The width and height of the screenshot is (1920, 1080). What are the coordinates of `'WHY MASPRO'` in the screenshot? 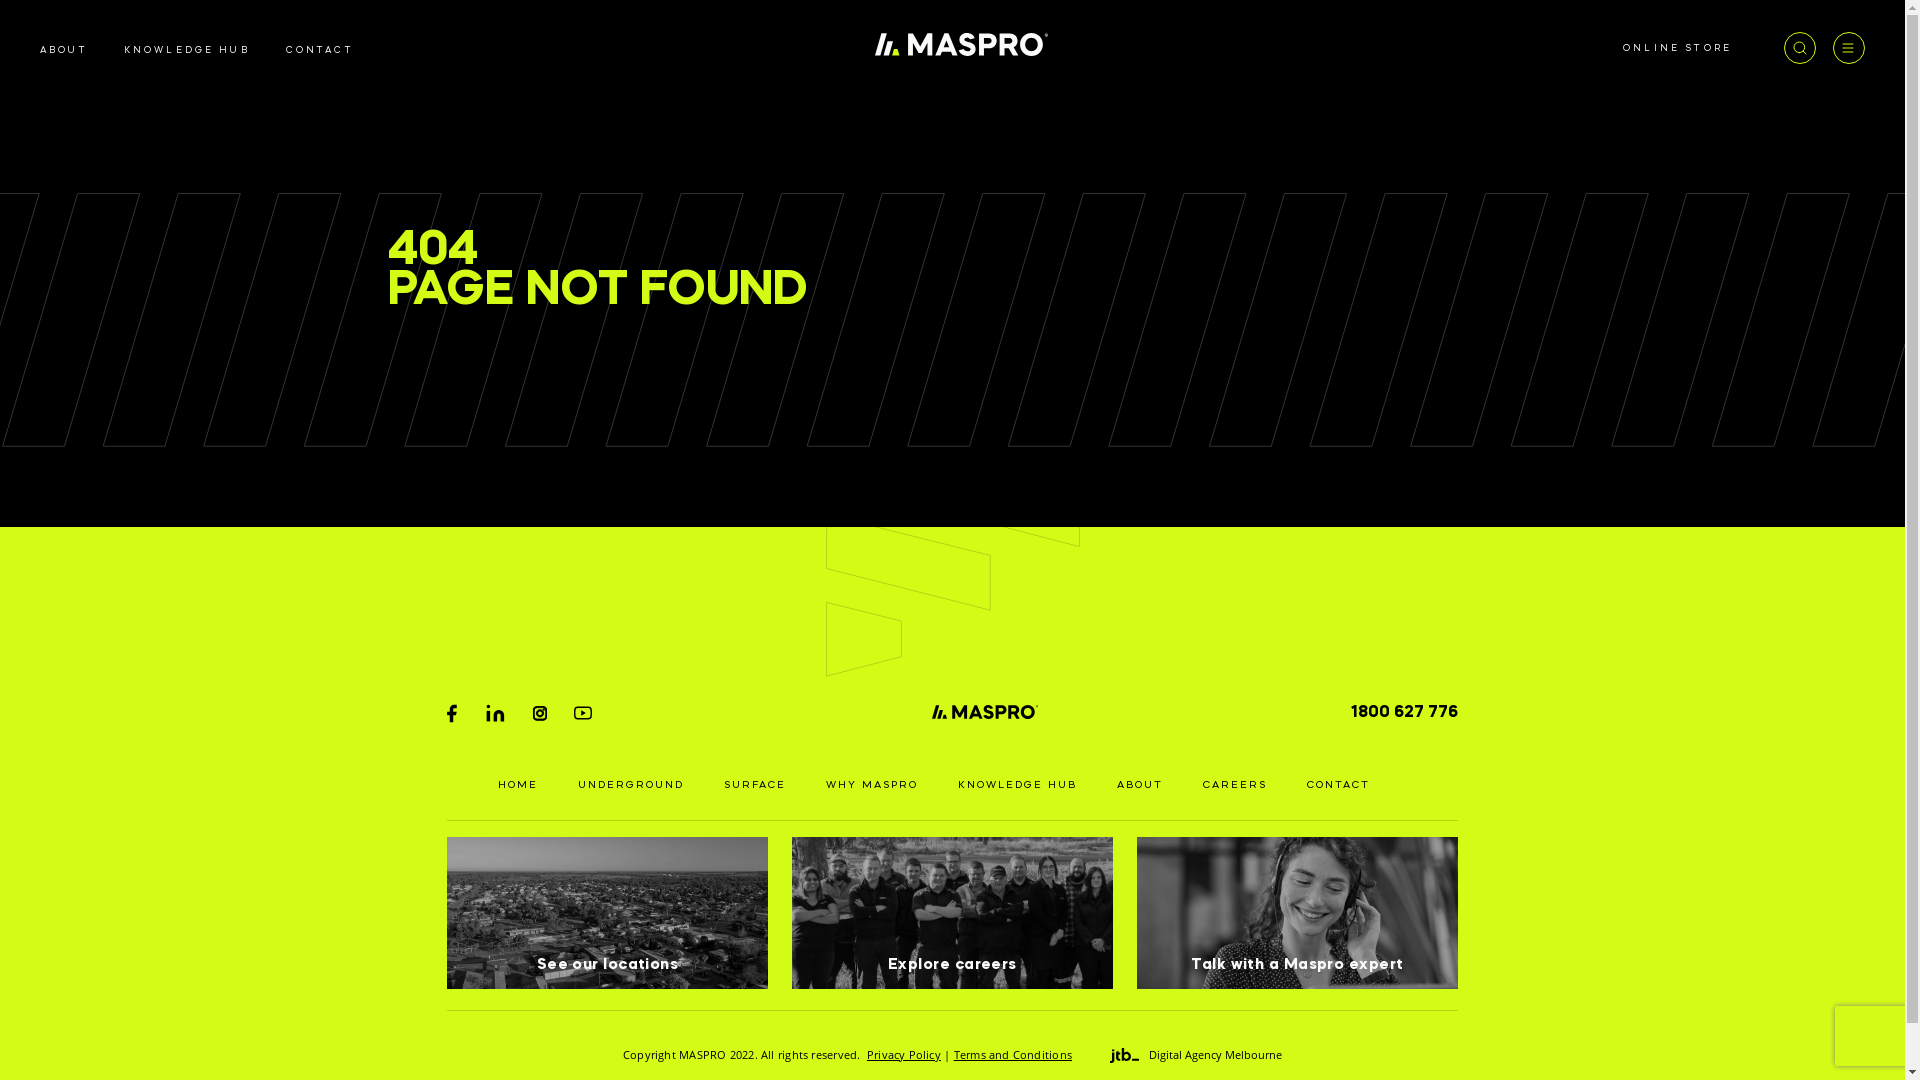 It's located at (872, 784).